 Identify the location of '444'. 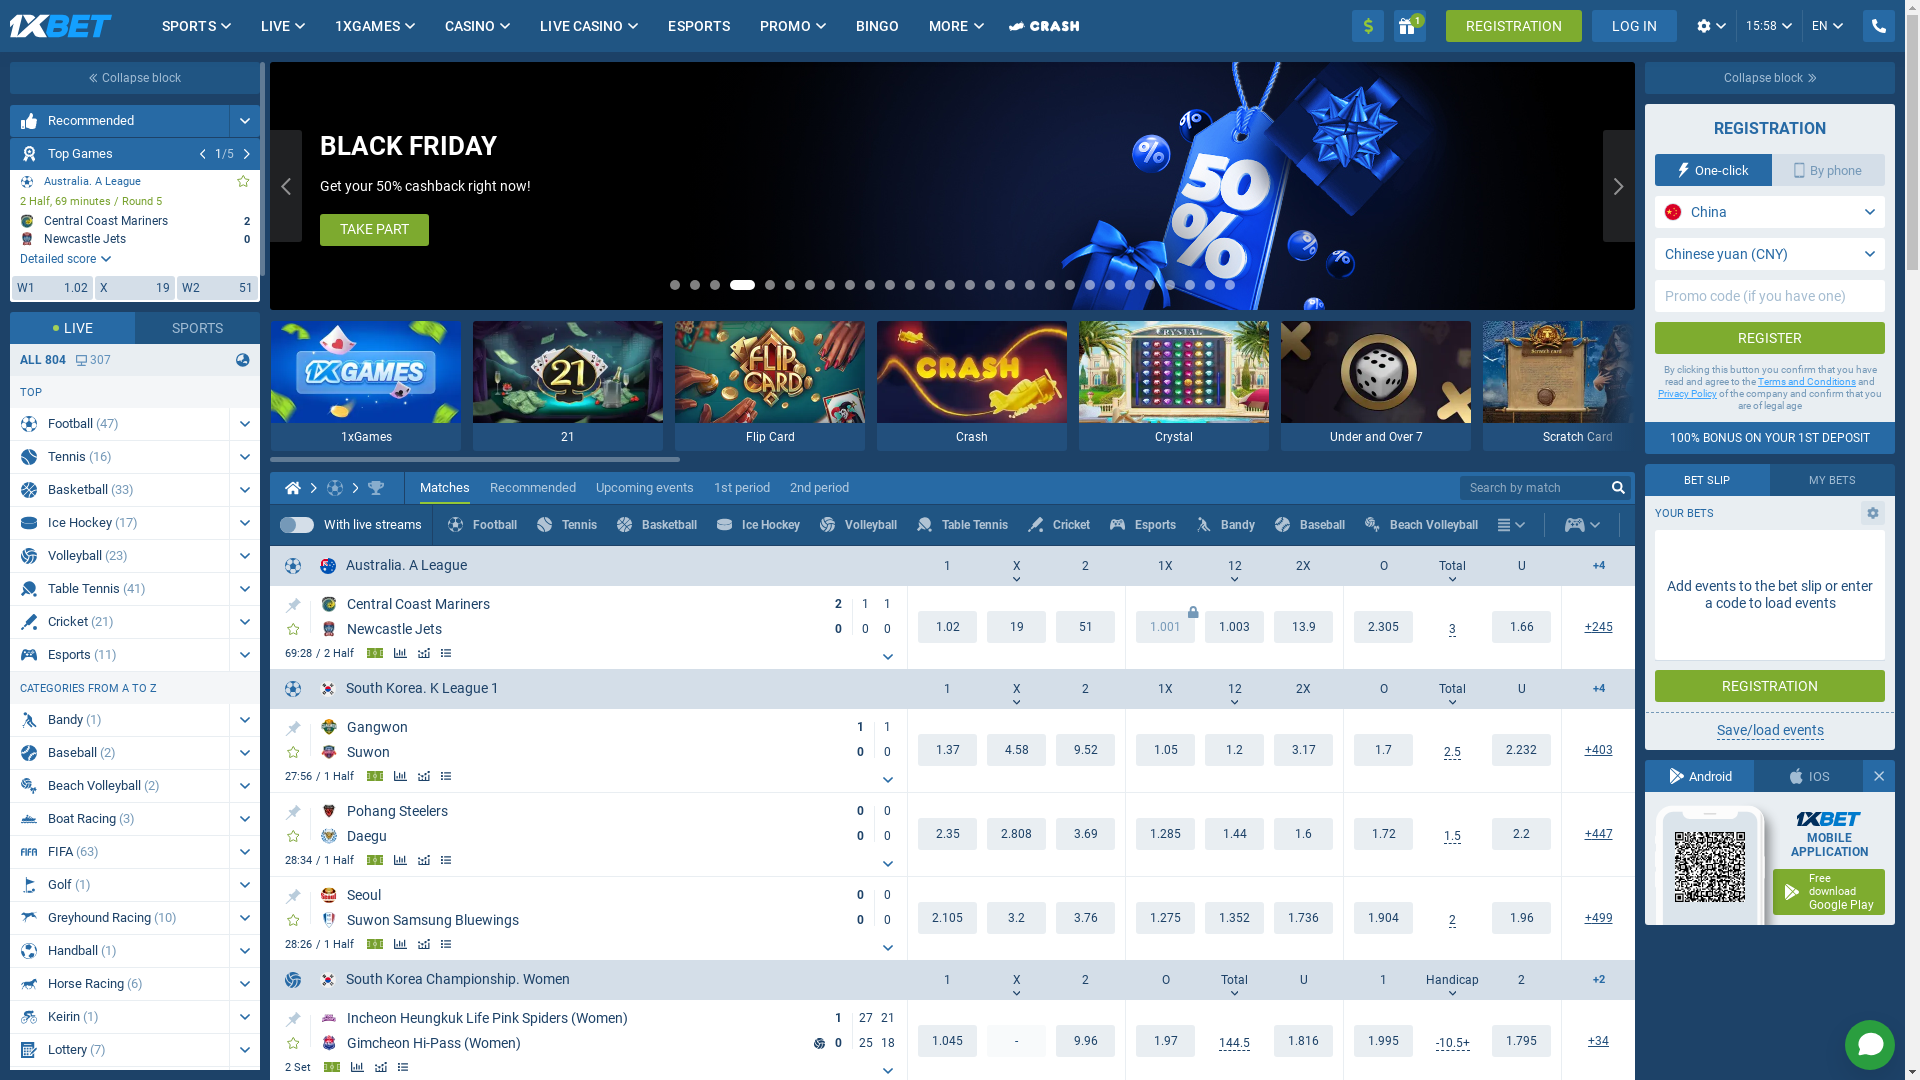
(1597, 834).